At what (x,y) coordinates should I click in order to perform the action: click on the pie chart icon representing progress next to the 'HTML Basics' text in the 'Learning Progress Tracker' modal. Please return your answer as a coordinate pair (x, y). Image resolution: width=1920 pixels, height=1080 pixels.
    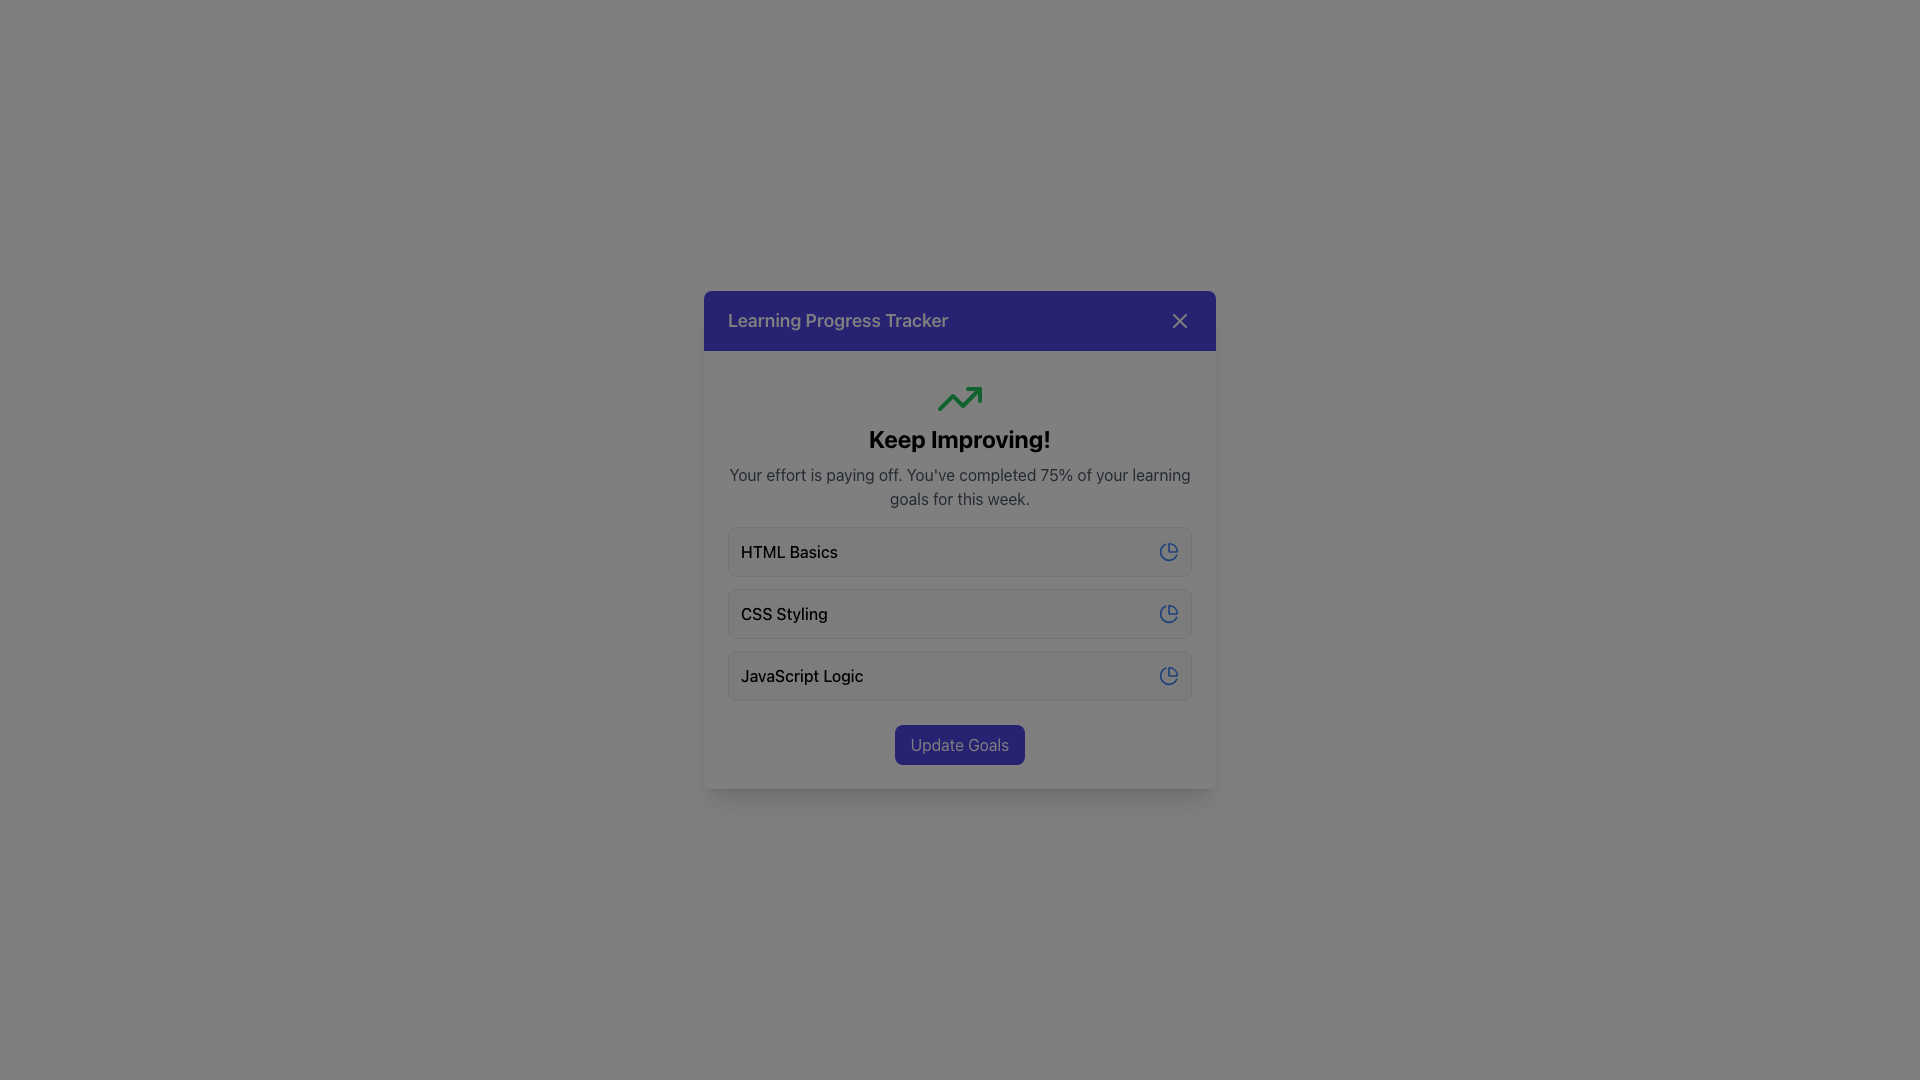
    Looking at the image, I should click on (1168, 552).